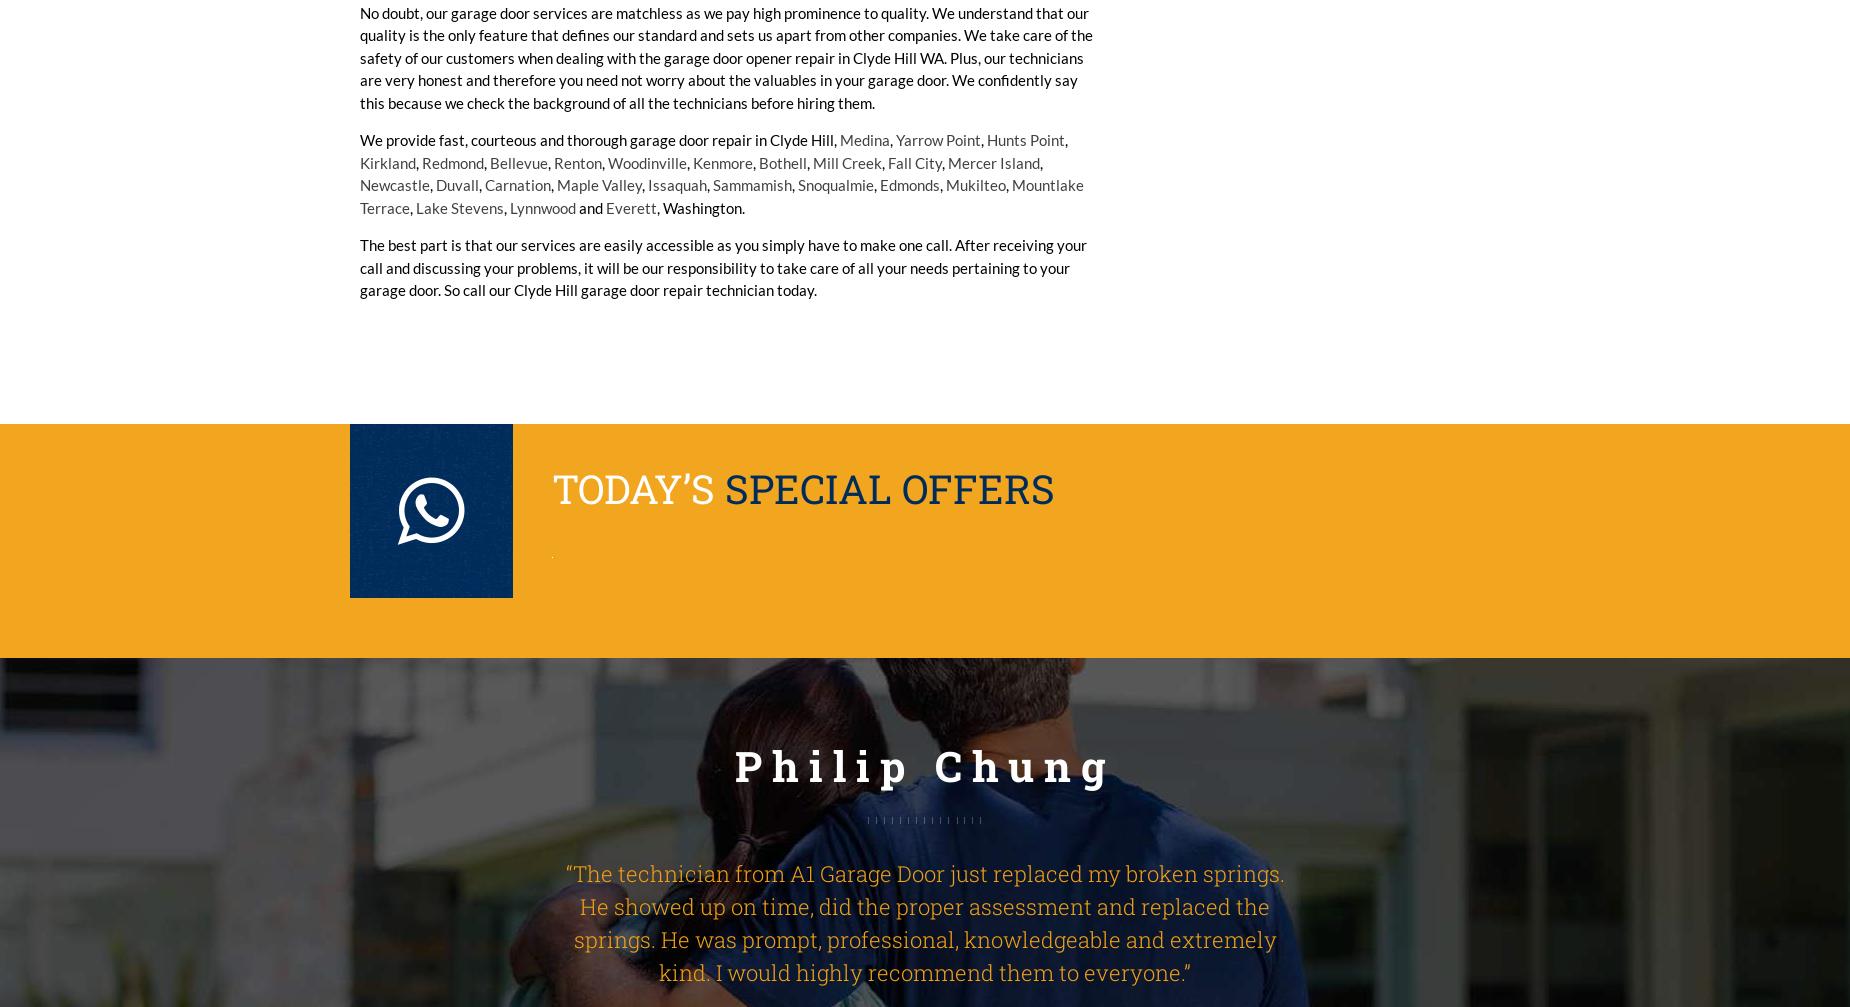 Image resolution: width=1850 pixels, height=1007 pixels. I want to click on 'Fall City', so click(915, 162).